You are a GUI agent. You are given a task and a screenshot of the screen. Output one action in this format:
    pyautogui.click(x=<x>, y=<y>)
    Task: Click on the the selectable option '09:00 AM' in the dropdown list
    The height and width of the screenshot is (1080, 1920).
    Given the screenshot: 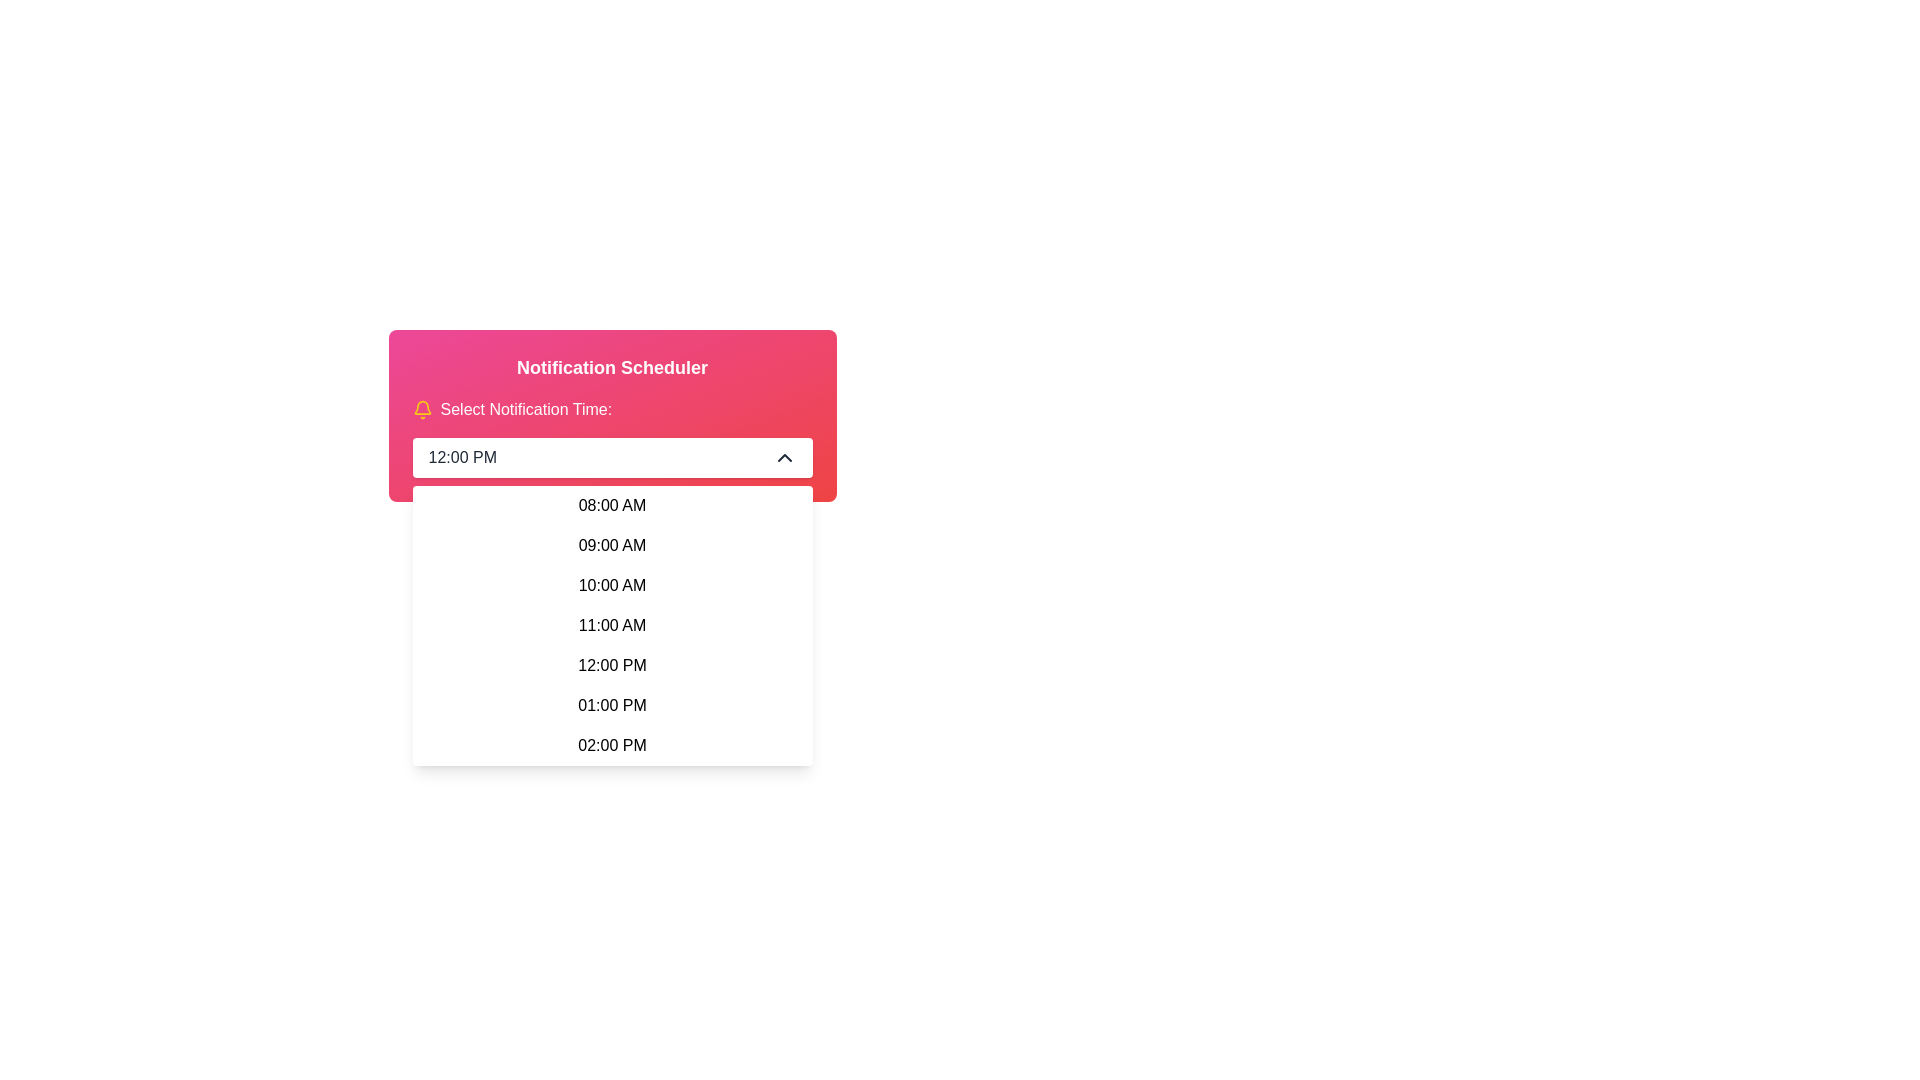 What is the action you would take?
    pyautogui.click(x=611, y=546)
    